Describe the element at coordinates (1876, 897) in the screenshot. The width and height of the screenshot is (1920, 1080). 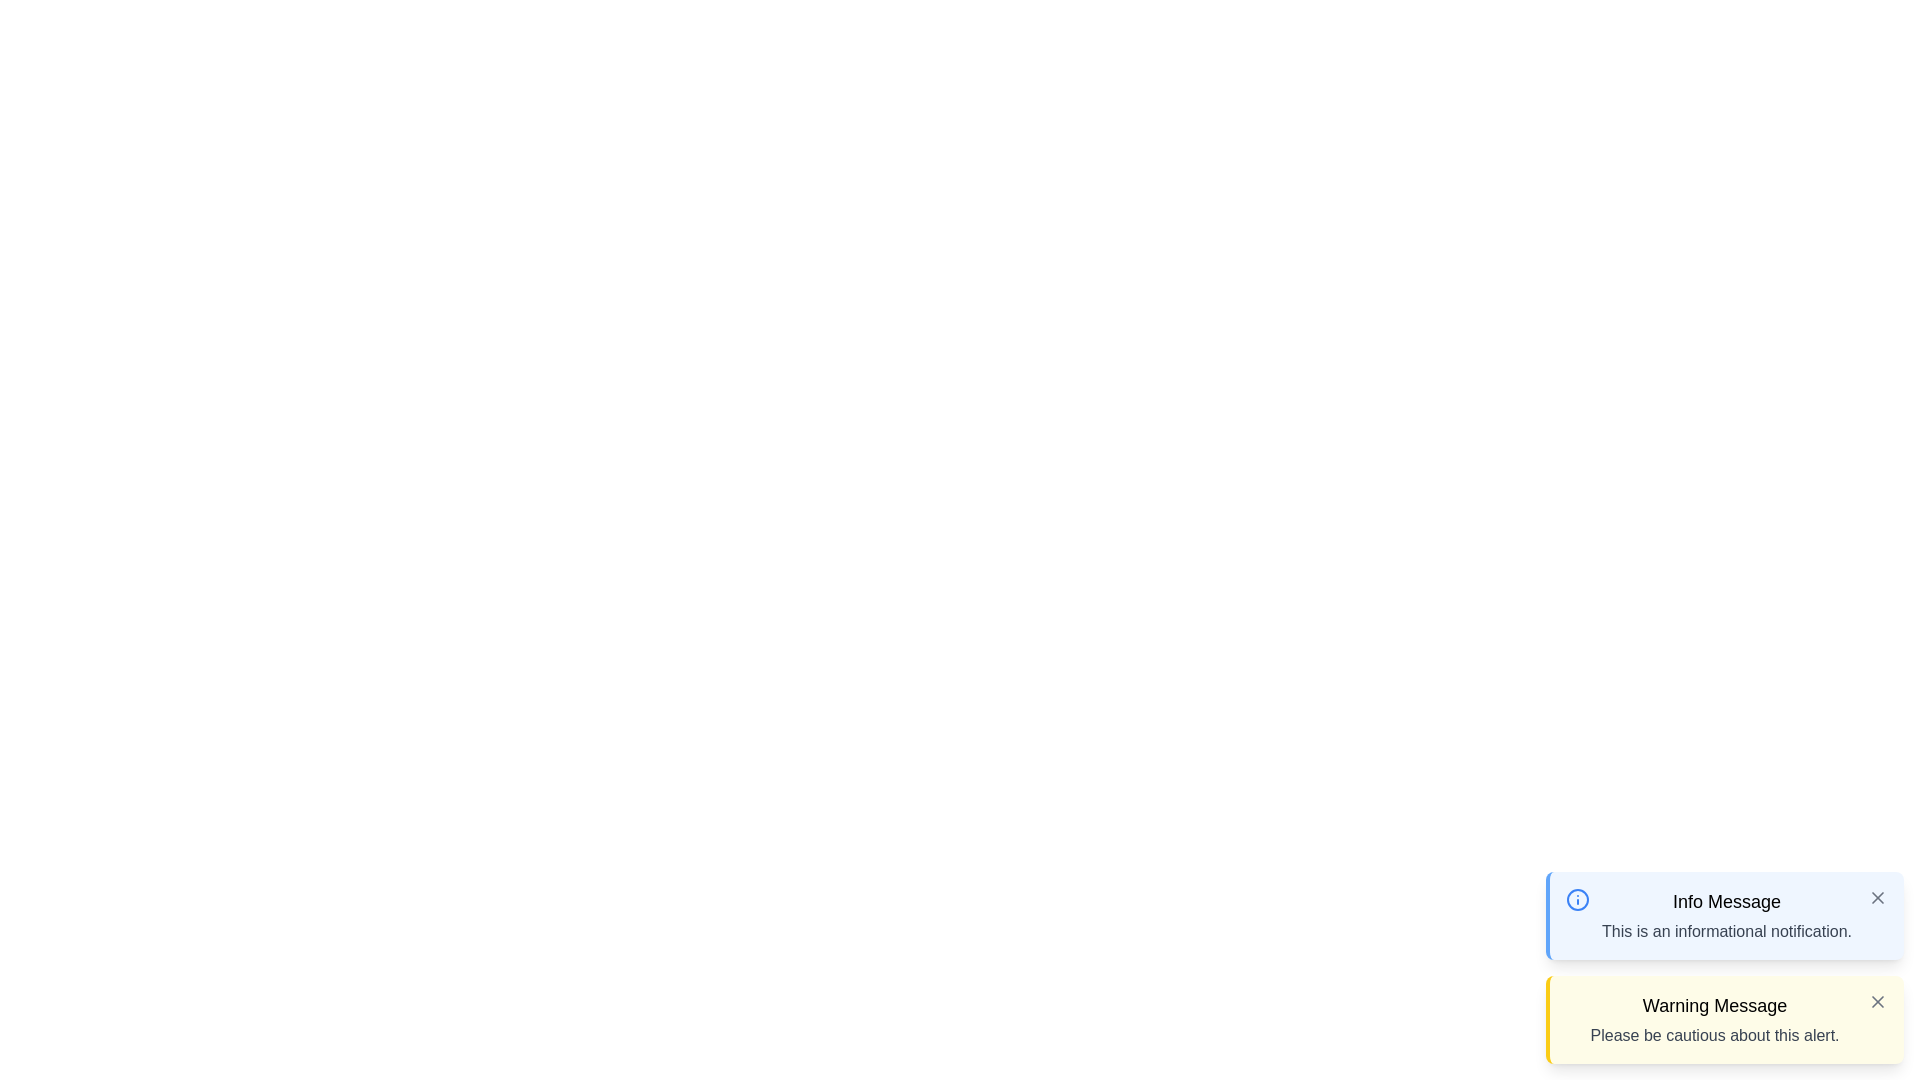
I see `the close button located in the upper right corner of the info notification card` at that location.